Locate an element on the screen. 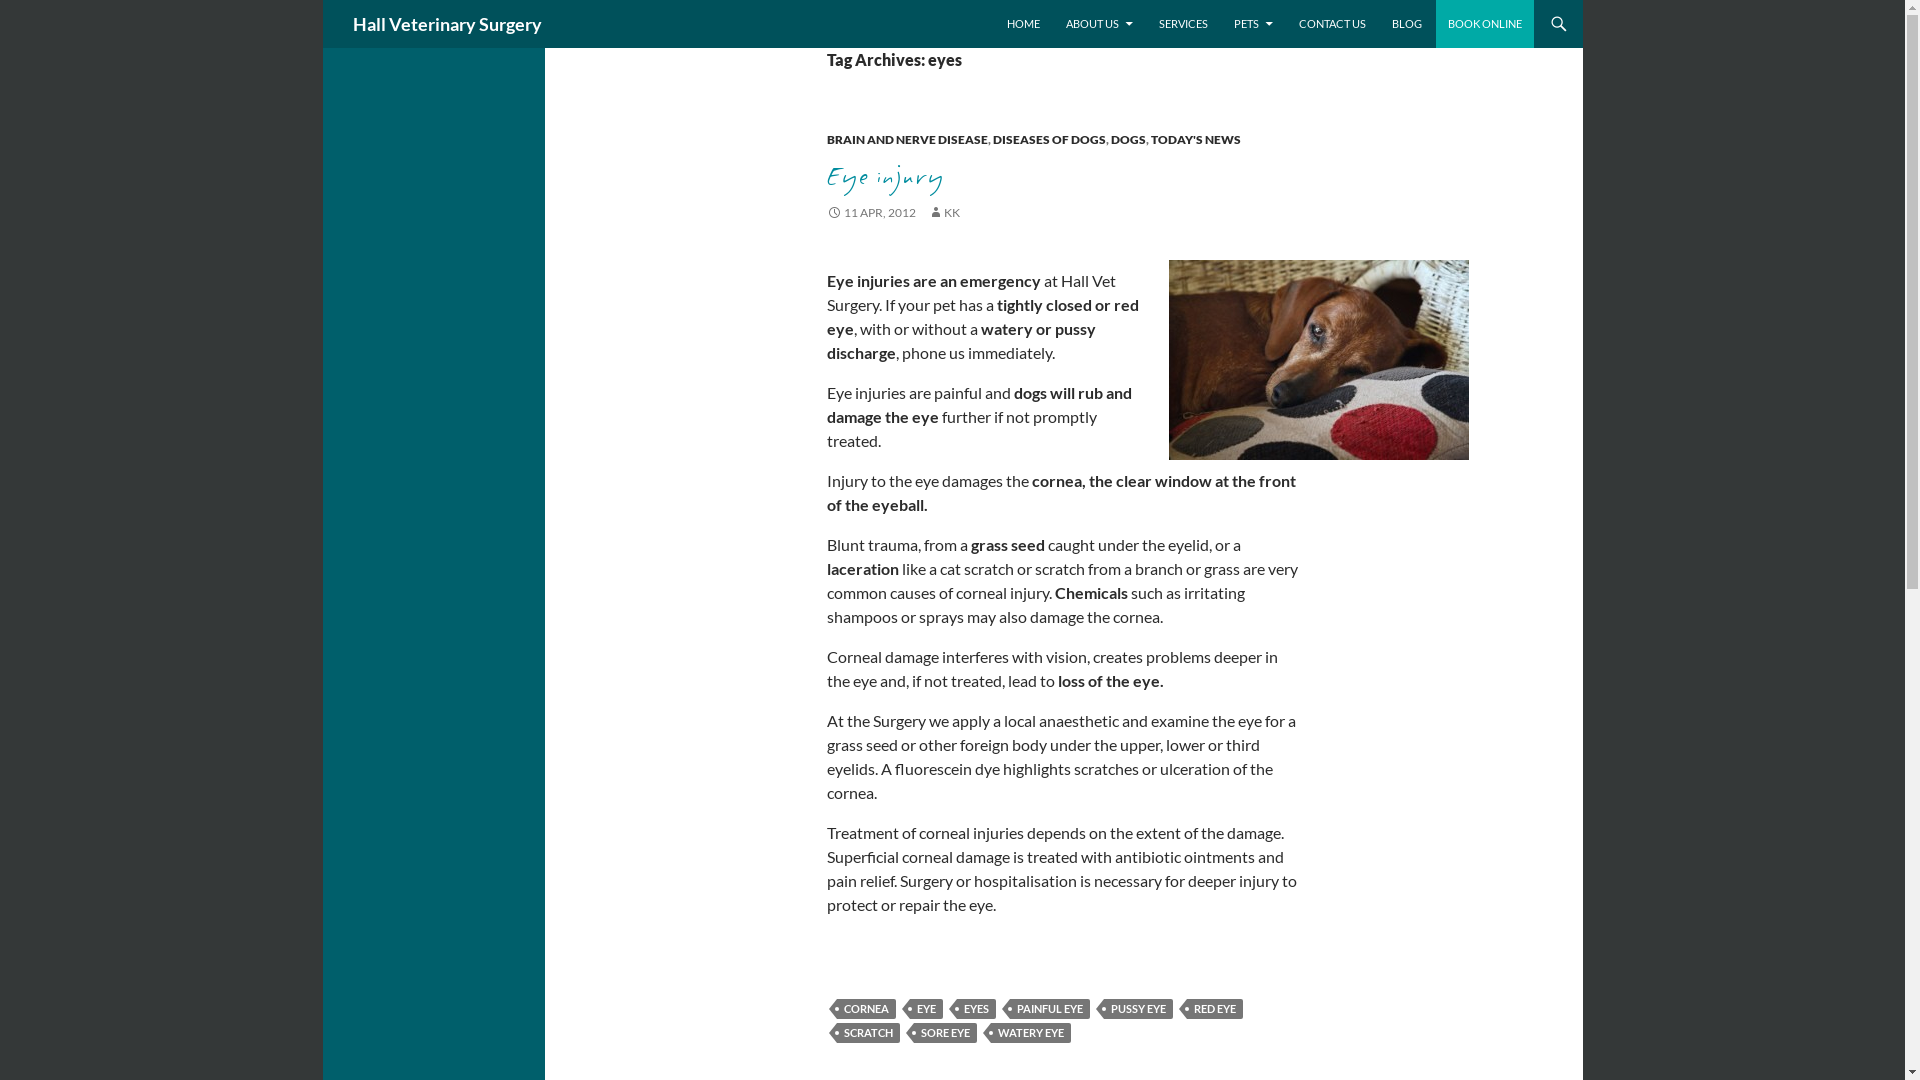 The image size is (1920, 1080). 'SORE EYE' is located at coordinates (944, 1033).